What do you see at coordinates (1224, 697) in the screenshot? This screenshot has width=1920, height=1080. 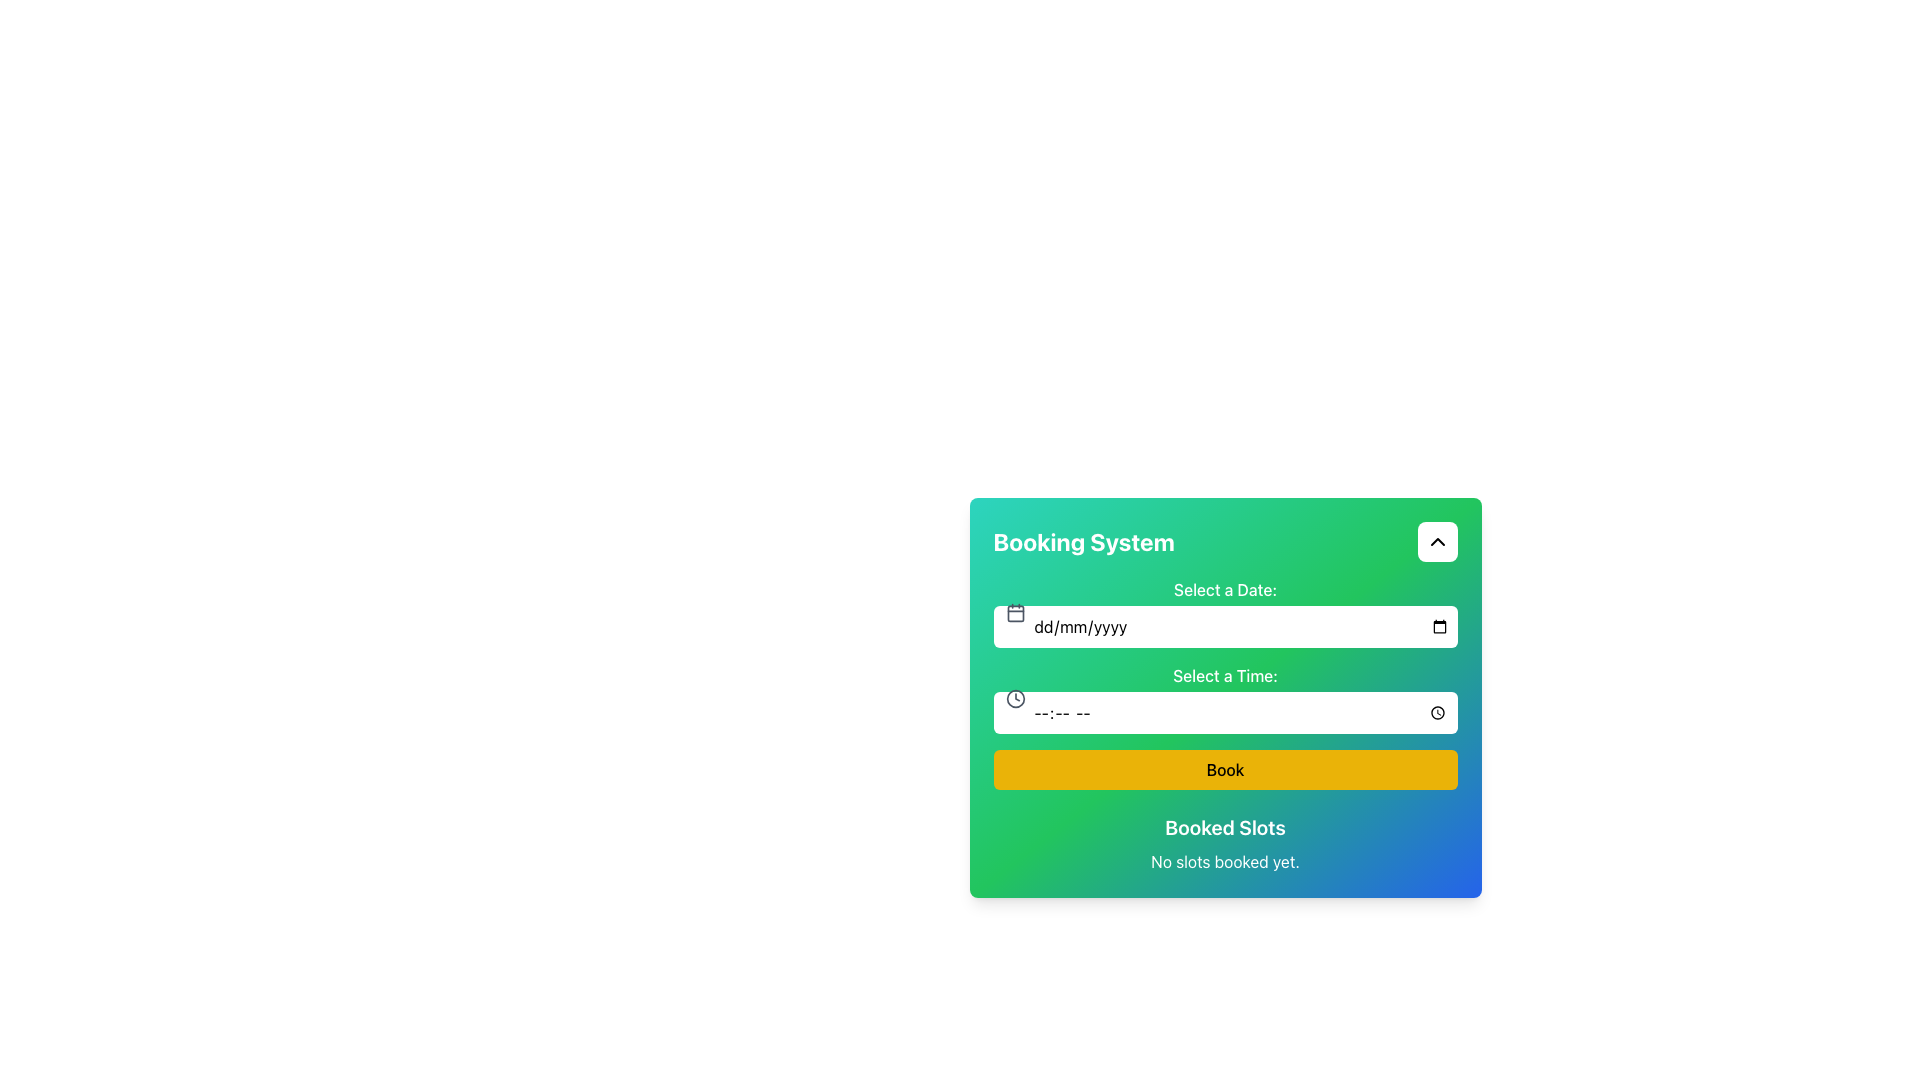 I see `a time from the dropdown in the time-selection input field labeled 'Select a Time:' located below the 'Select a Date:' input field in the Booking System interface` at bounding box center [1224, 697].